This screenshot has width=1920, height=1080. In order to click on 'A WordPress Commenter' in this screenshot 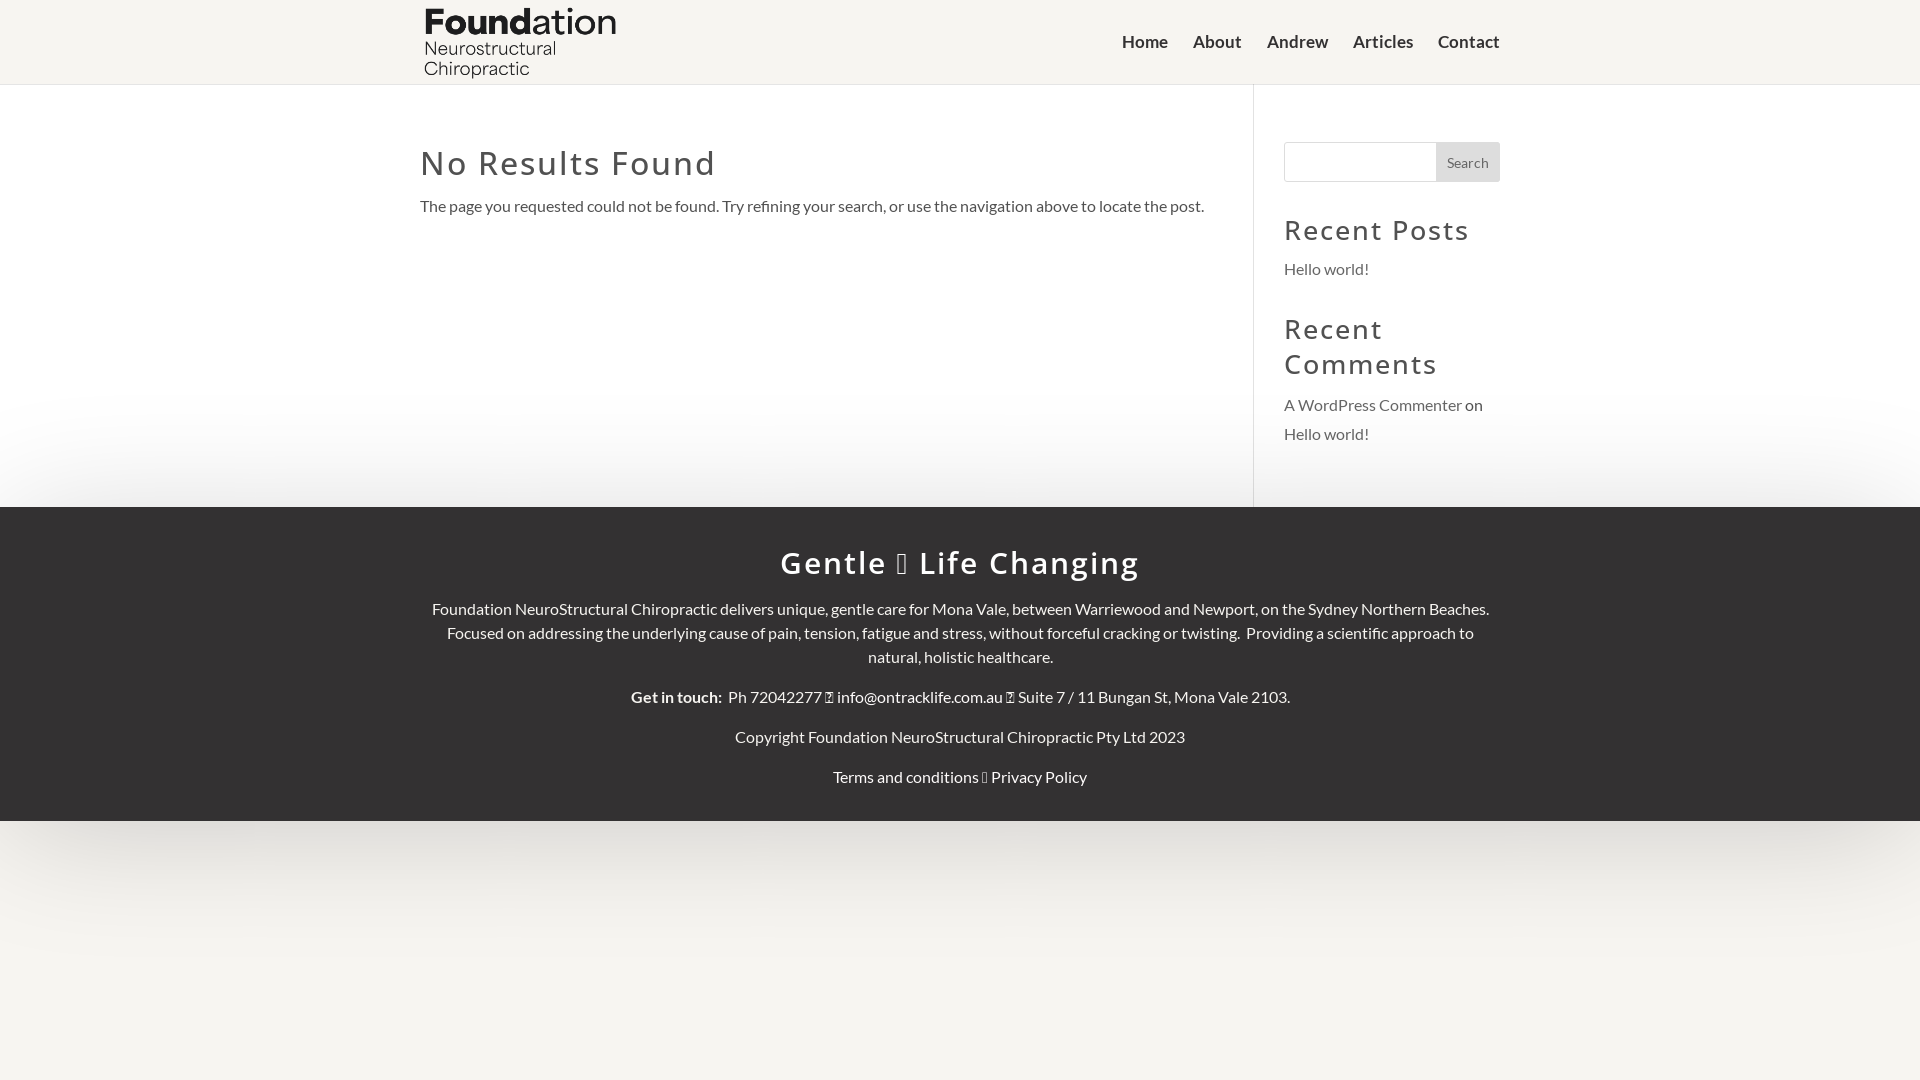, I will do `click(1283, 404)`.